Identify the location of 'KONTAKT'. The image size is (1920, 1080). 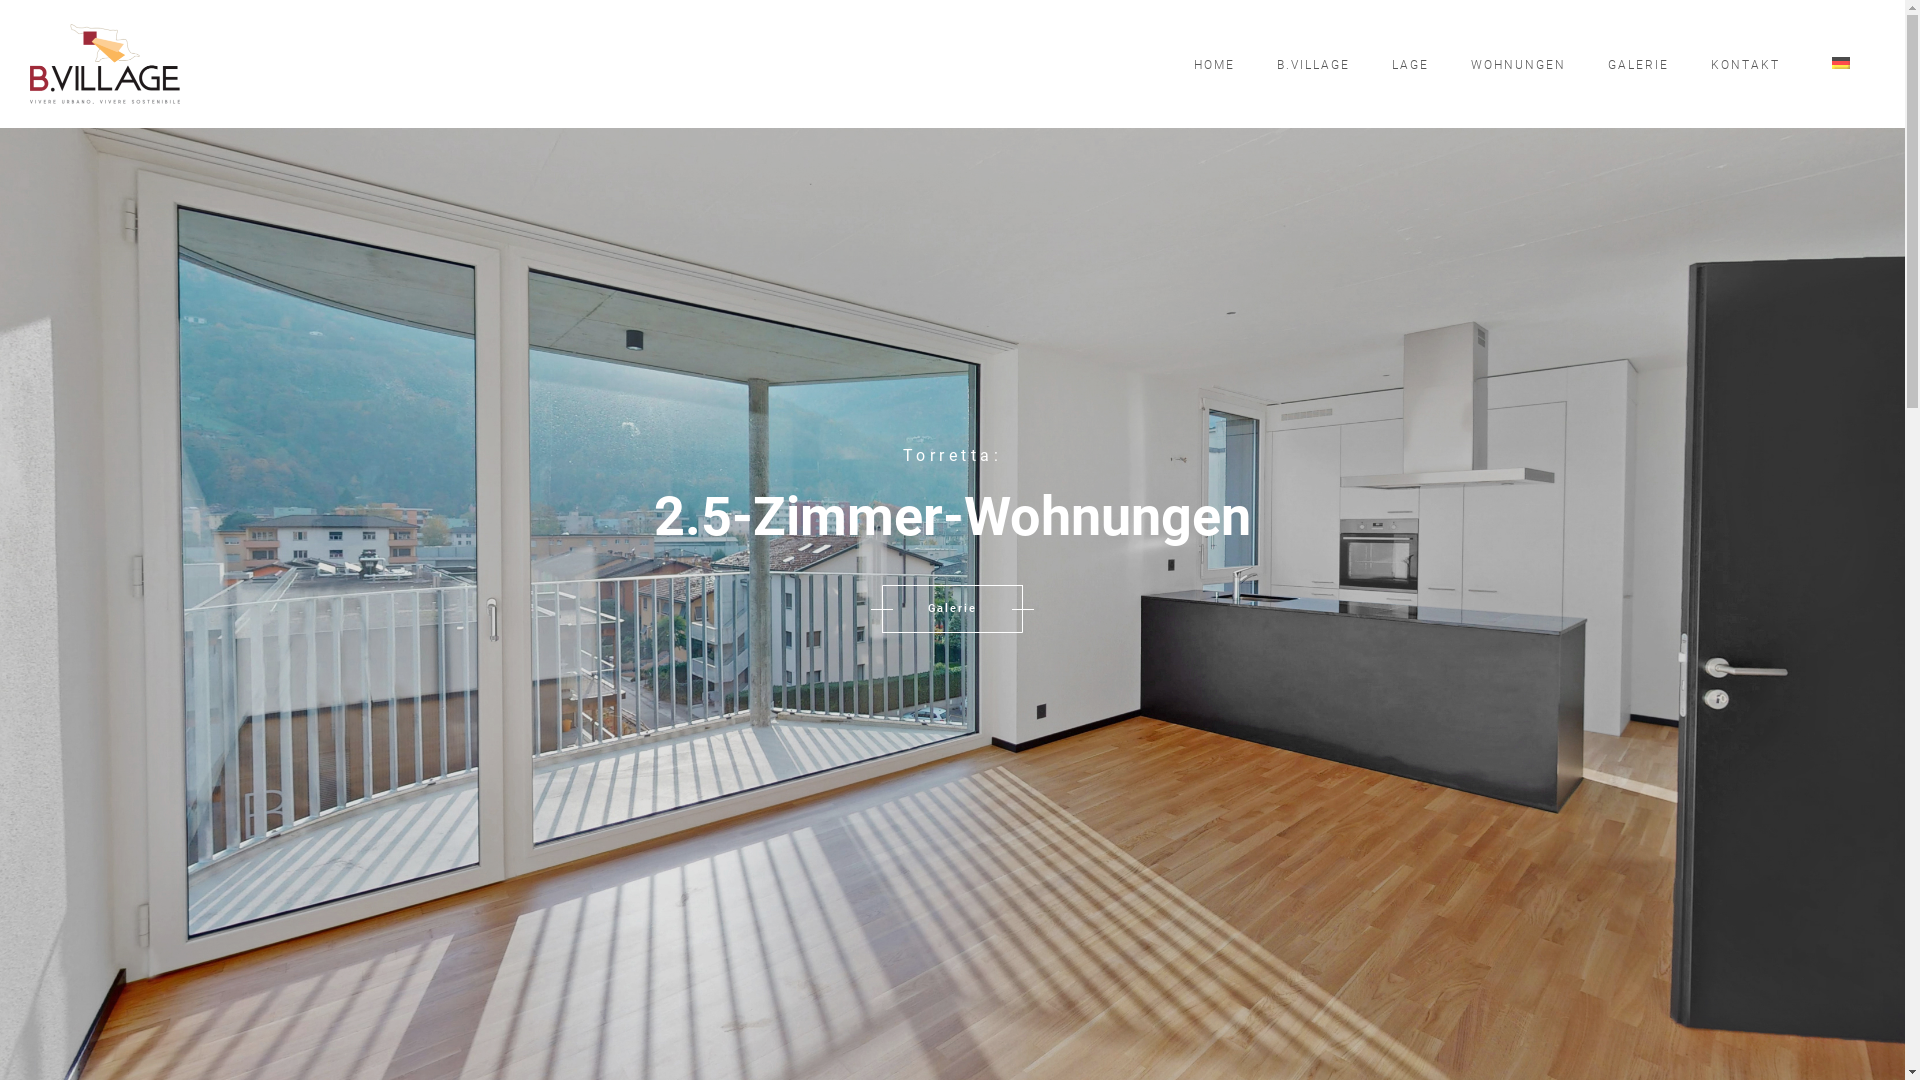
(1744, 64).